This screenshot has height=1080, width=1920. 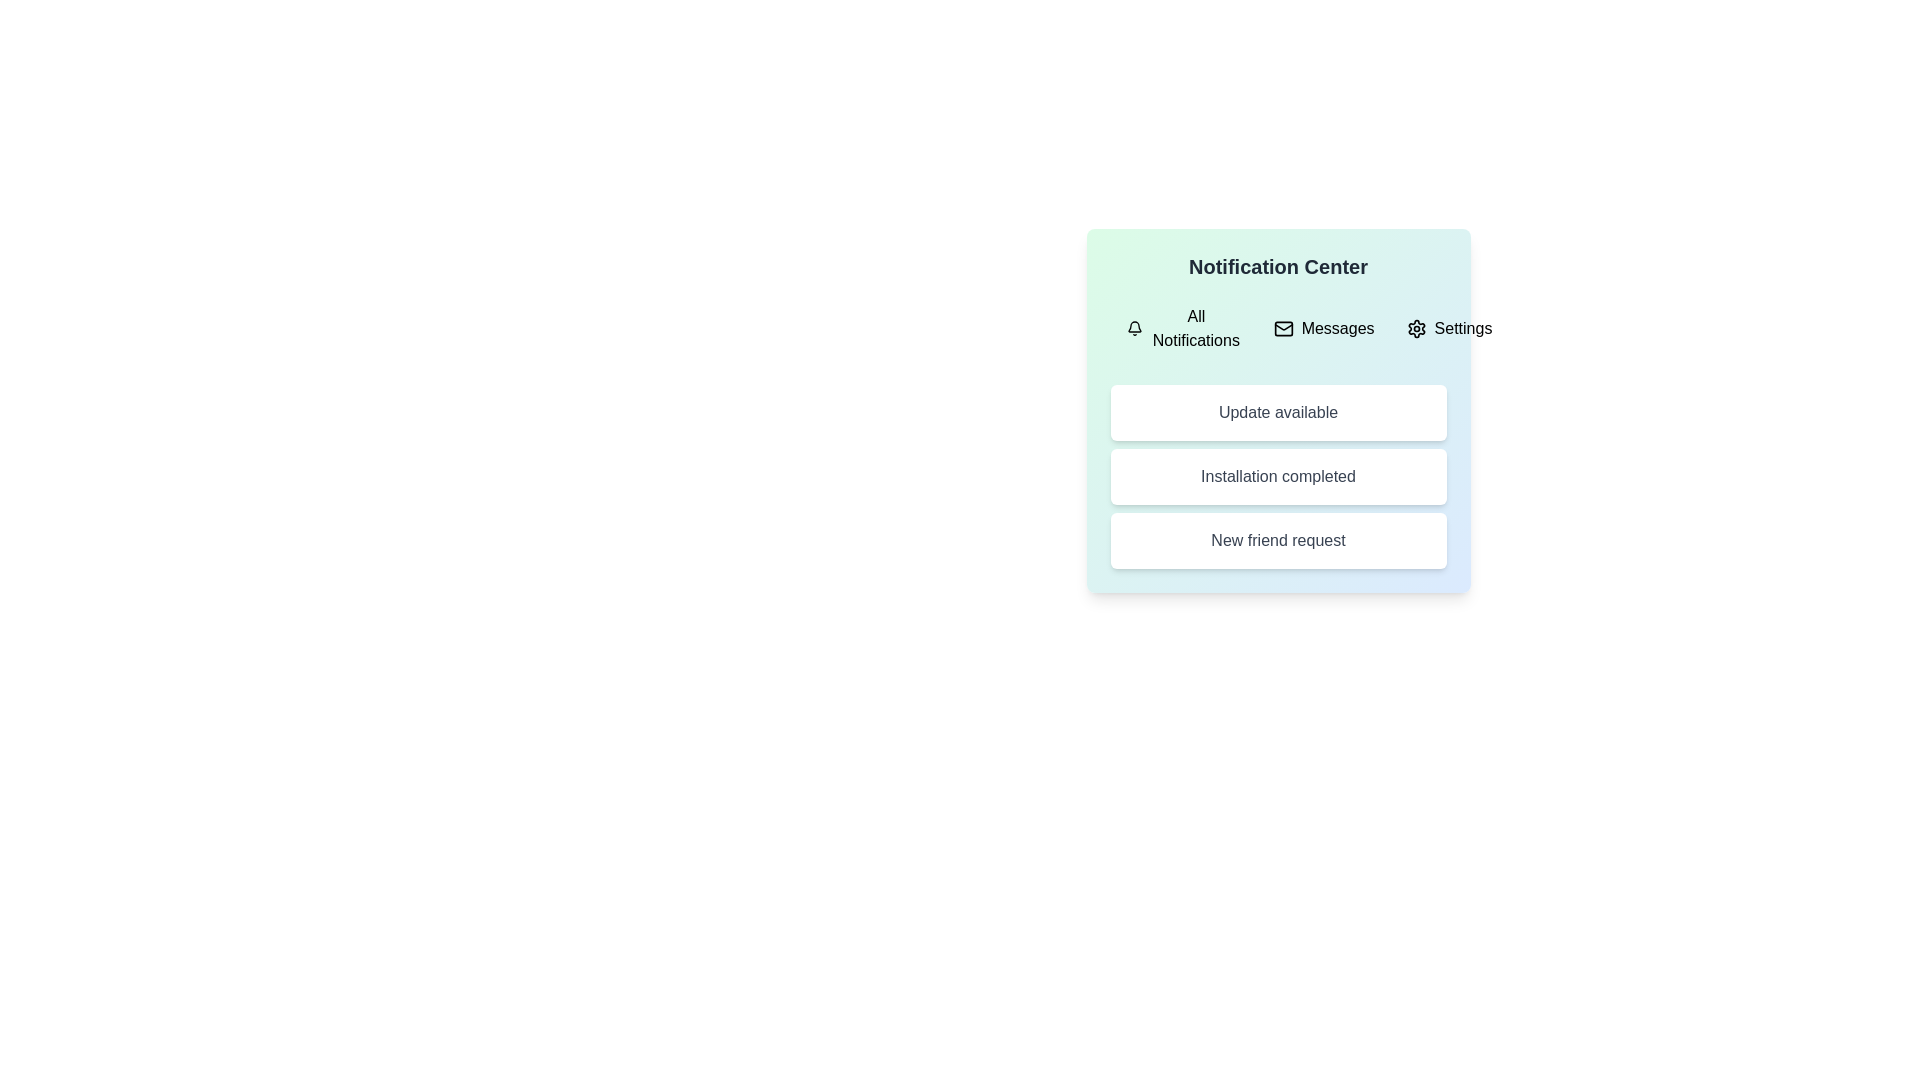 What do you see at coordinates (1184, 327) in the screenshot?
I see `the All Notifications tab to view its notifications` at bounding box center [1184, 327].